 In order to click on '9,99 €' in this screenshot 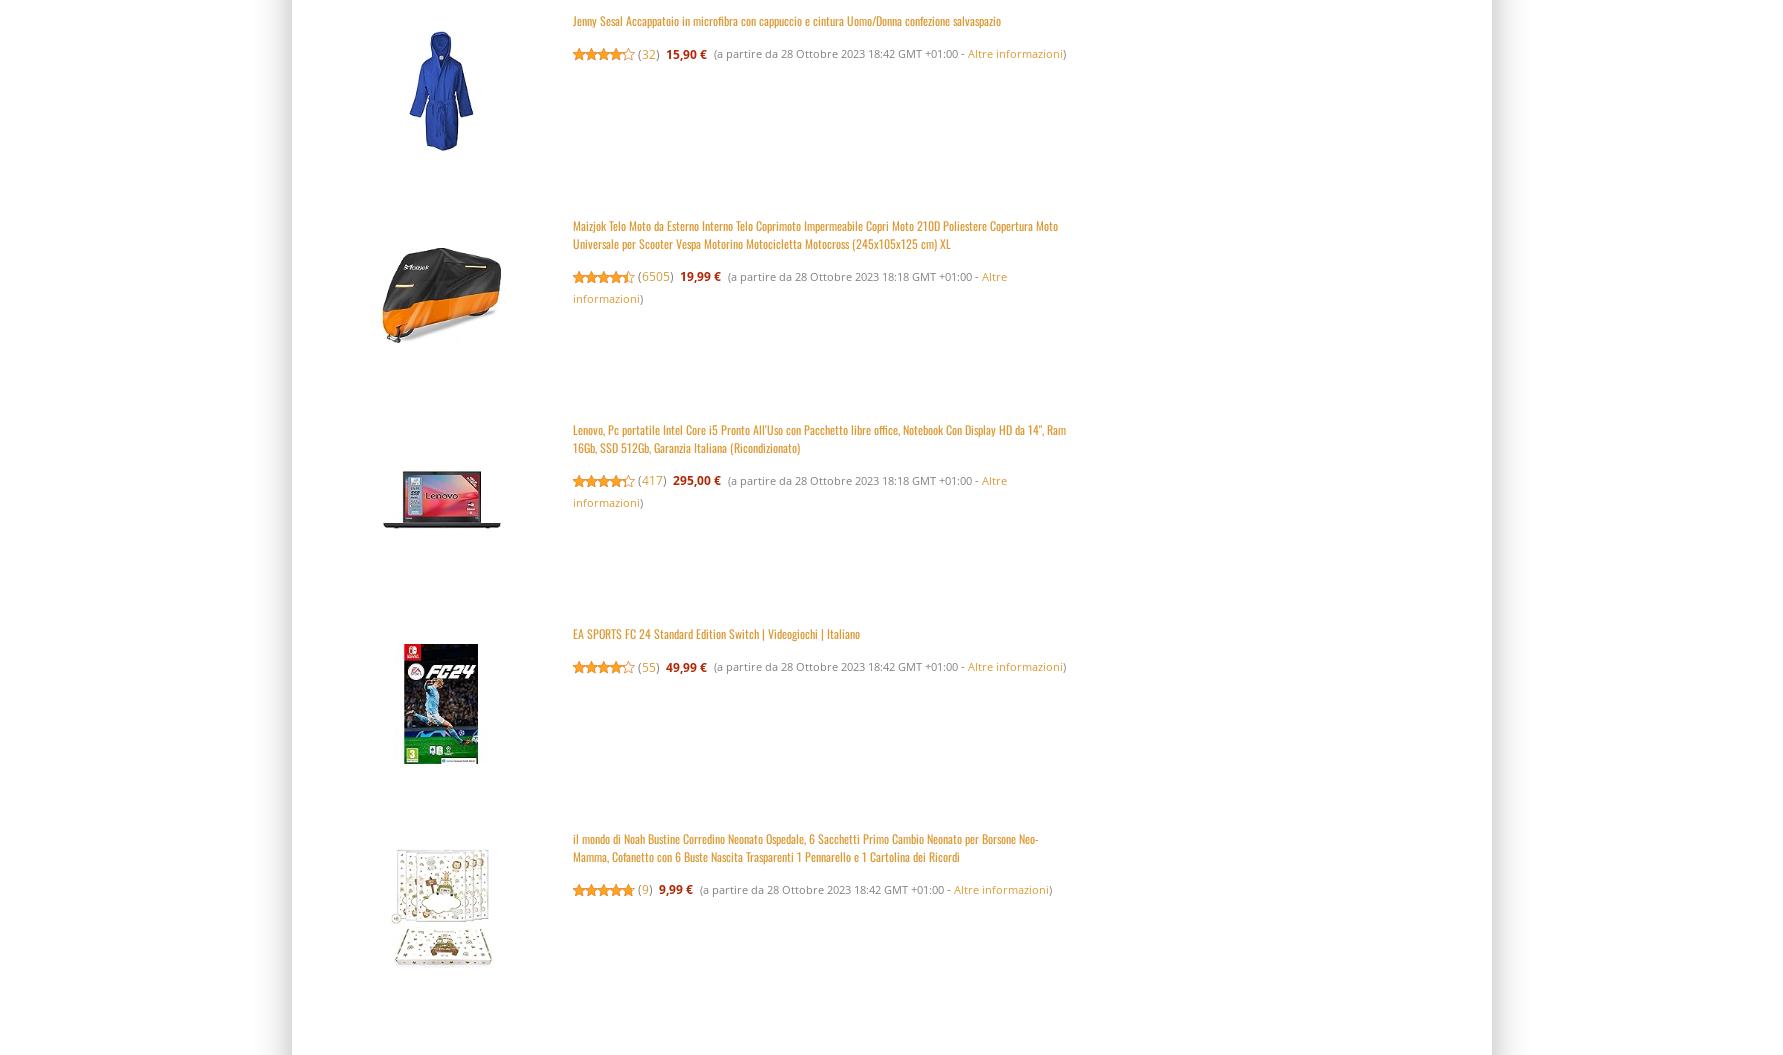, I will do `click(658, 888)`.